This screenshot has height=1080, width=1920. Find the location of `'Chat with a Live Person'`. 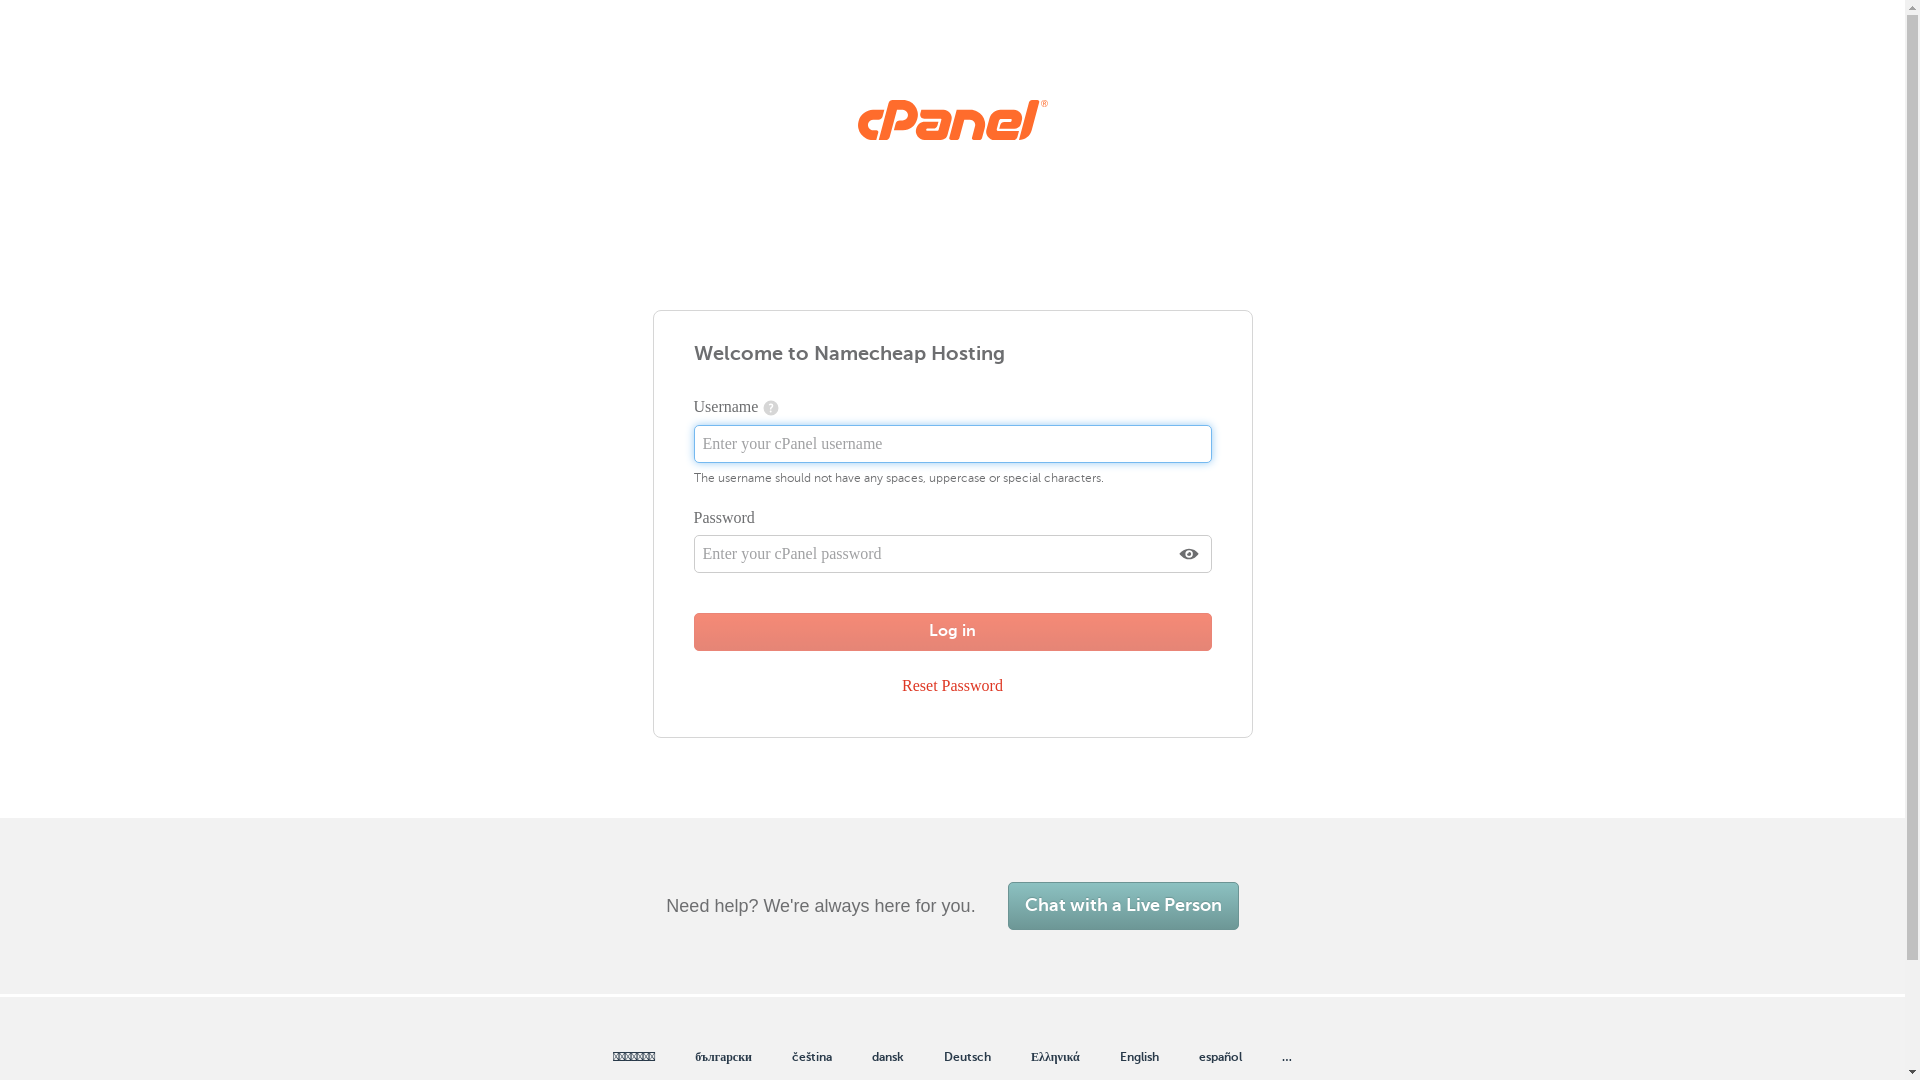

'Chat with a Live Person' is located at coordinates (1123, 906).